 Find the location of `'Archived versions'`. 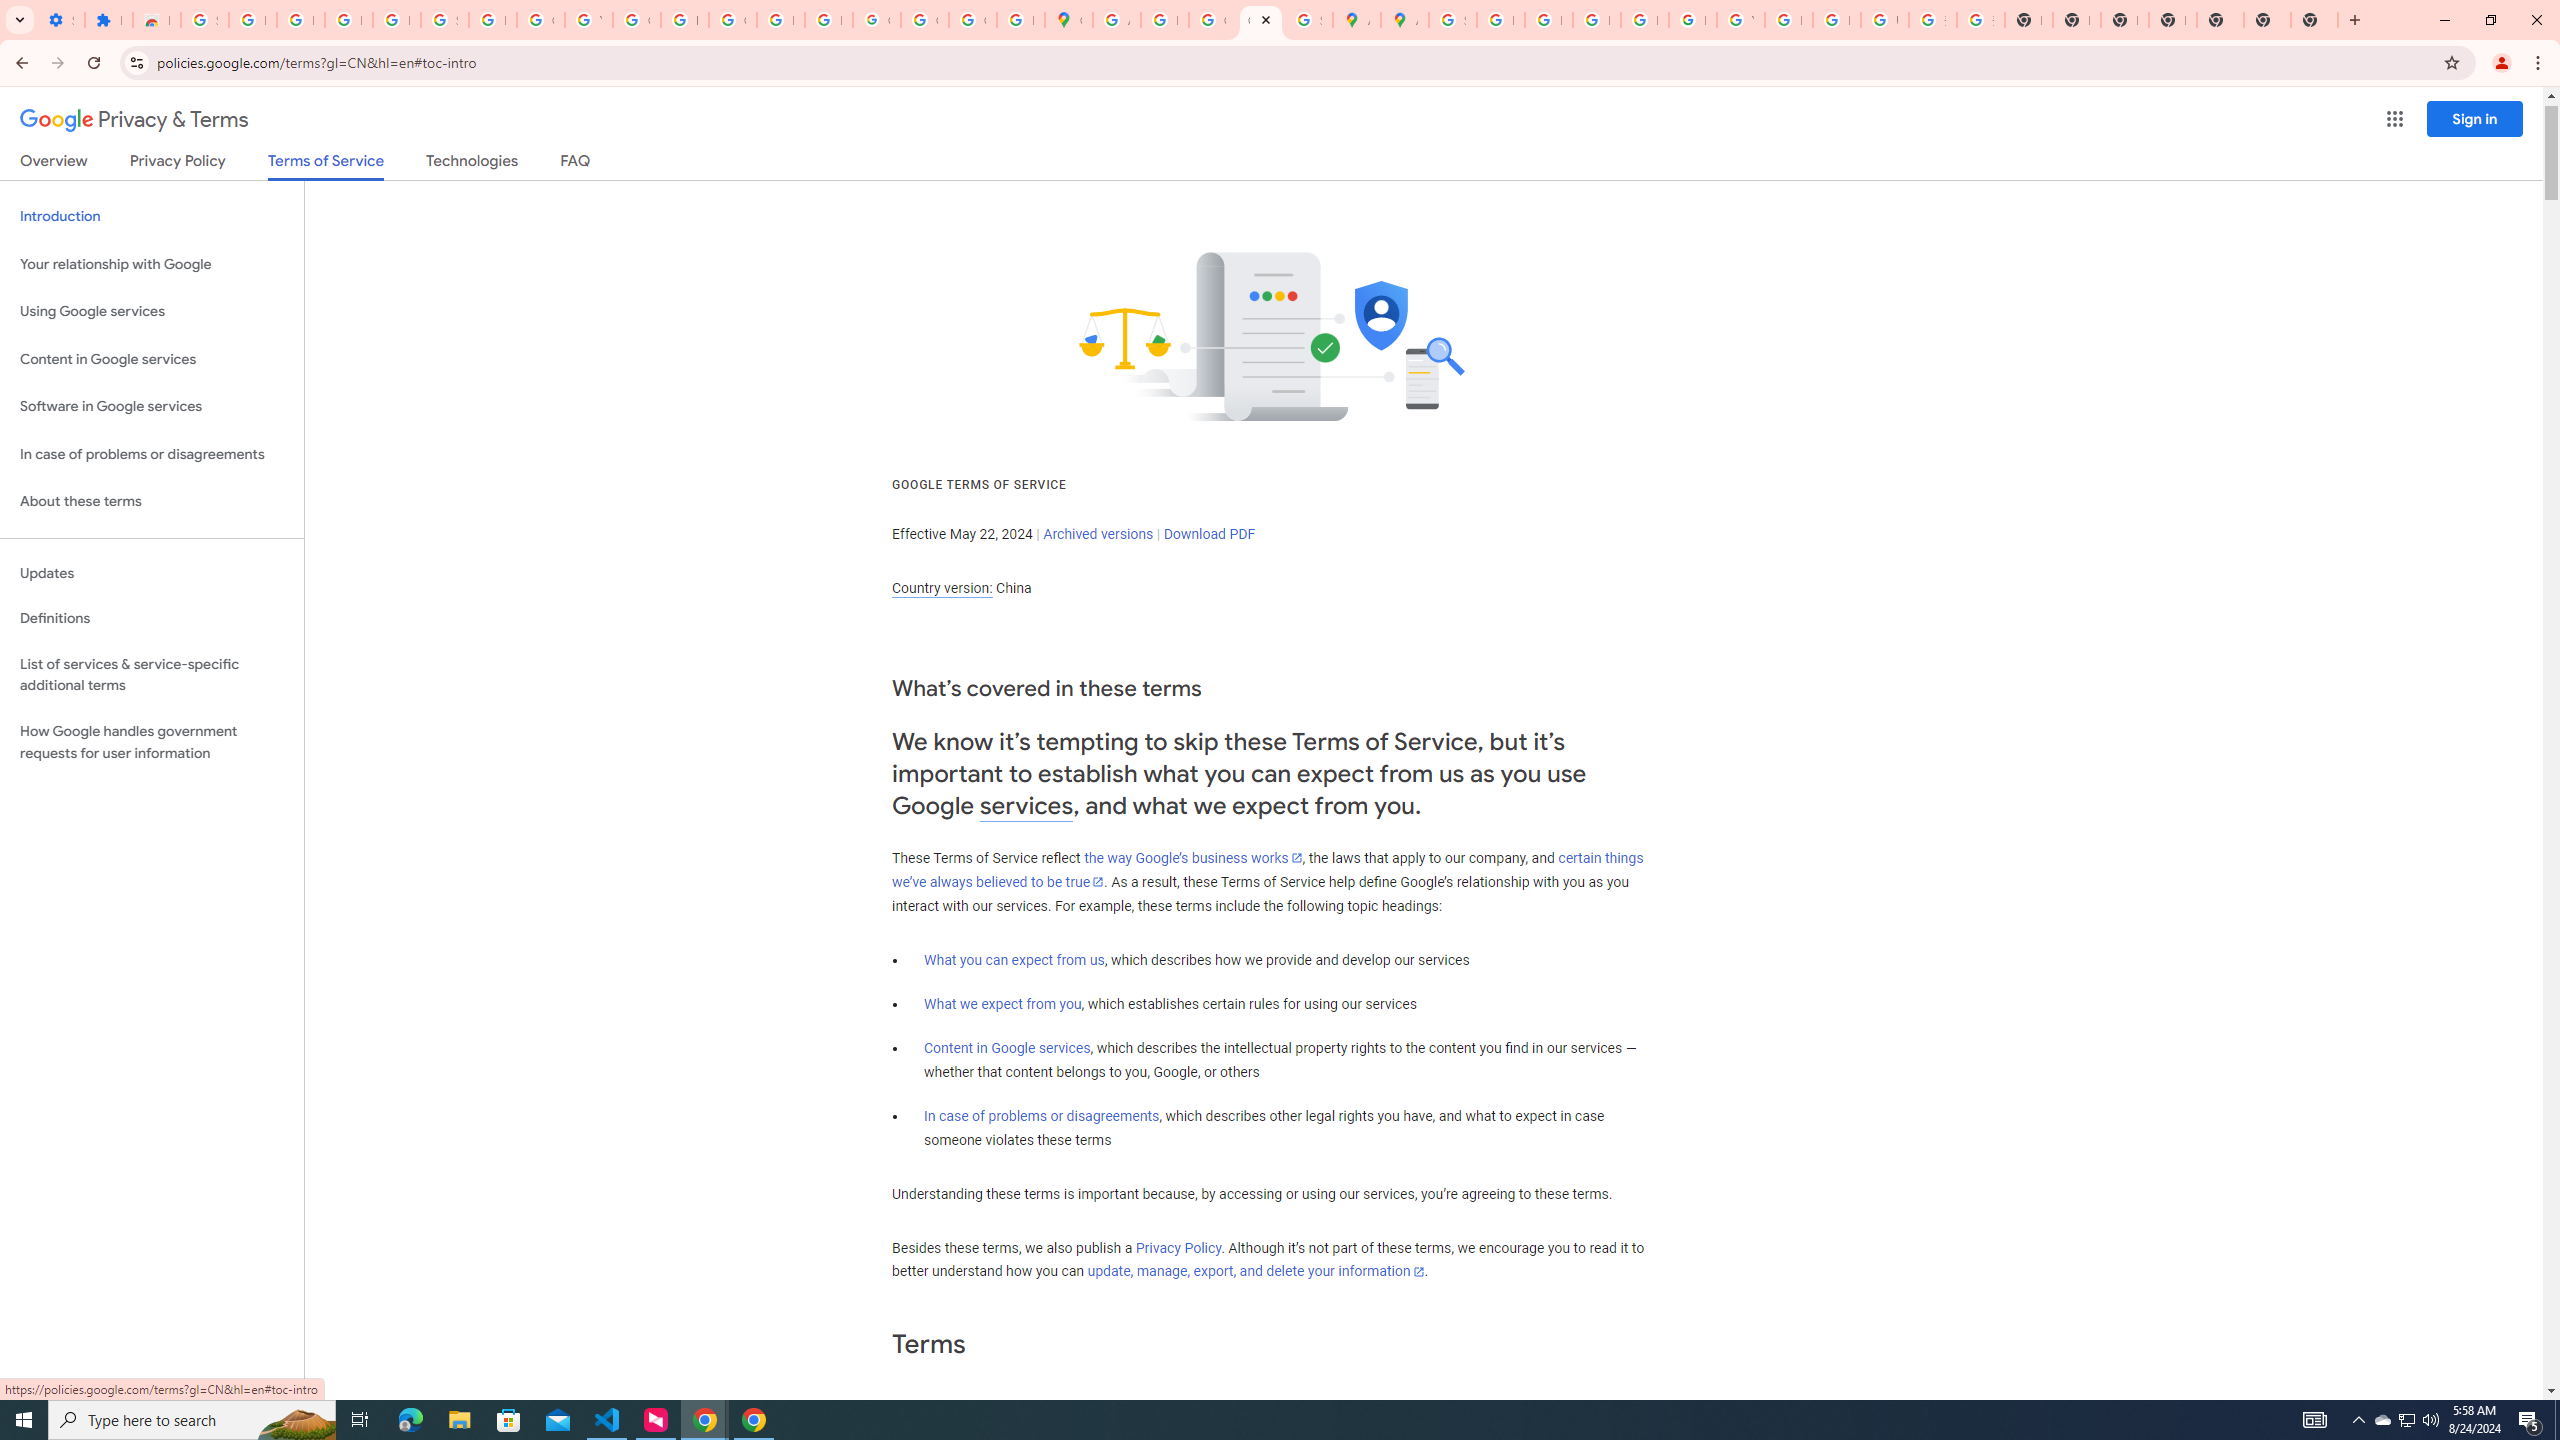

'Archived versions' is located at coordinates (1097, 533).